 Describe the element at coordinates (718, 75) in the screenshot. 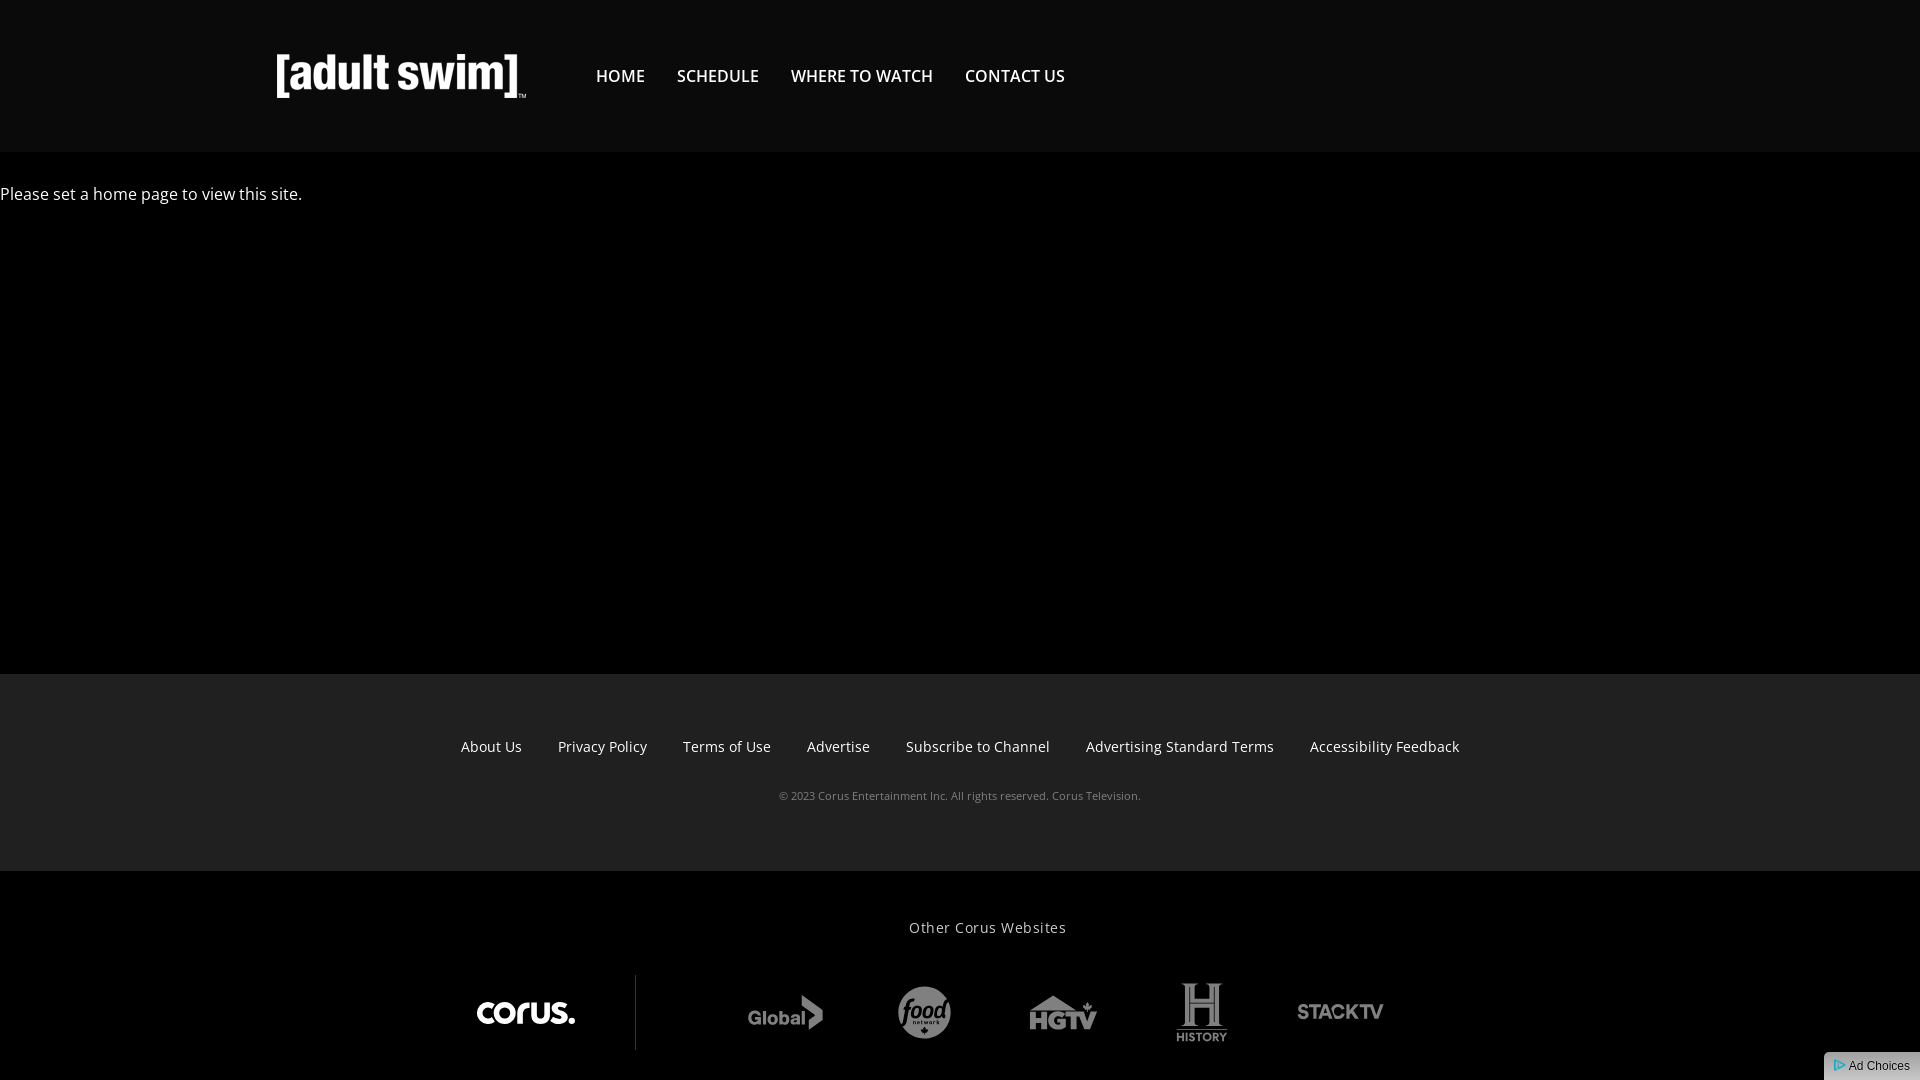

I see `'SCHEDULE'` at that location.